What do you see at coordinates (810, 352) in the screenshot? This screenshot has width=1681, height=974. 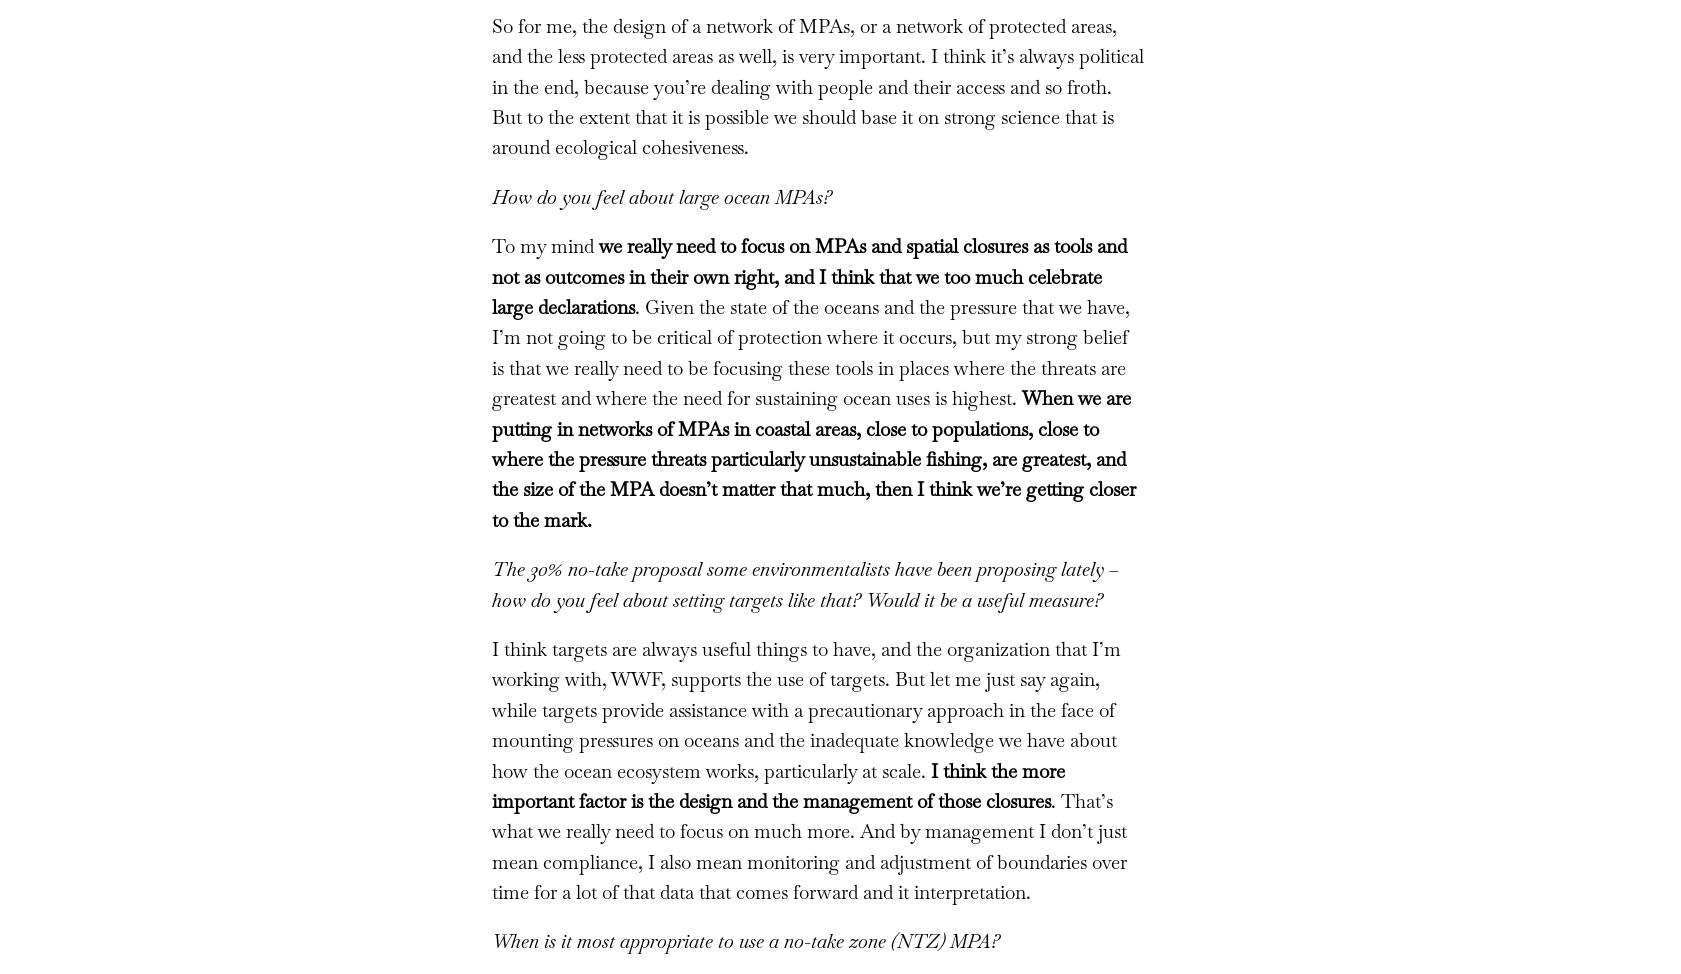 I see `'. Given the state of the oceans and the pressure that we have, I’m not going to be critical of protection where it occurs, but my strong belief is that we really need to be focusing these tools in places where the threats are greatest and where the need for sustaining ocean uses is highest.'` at bounding box center [810, 352].